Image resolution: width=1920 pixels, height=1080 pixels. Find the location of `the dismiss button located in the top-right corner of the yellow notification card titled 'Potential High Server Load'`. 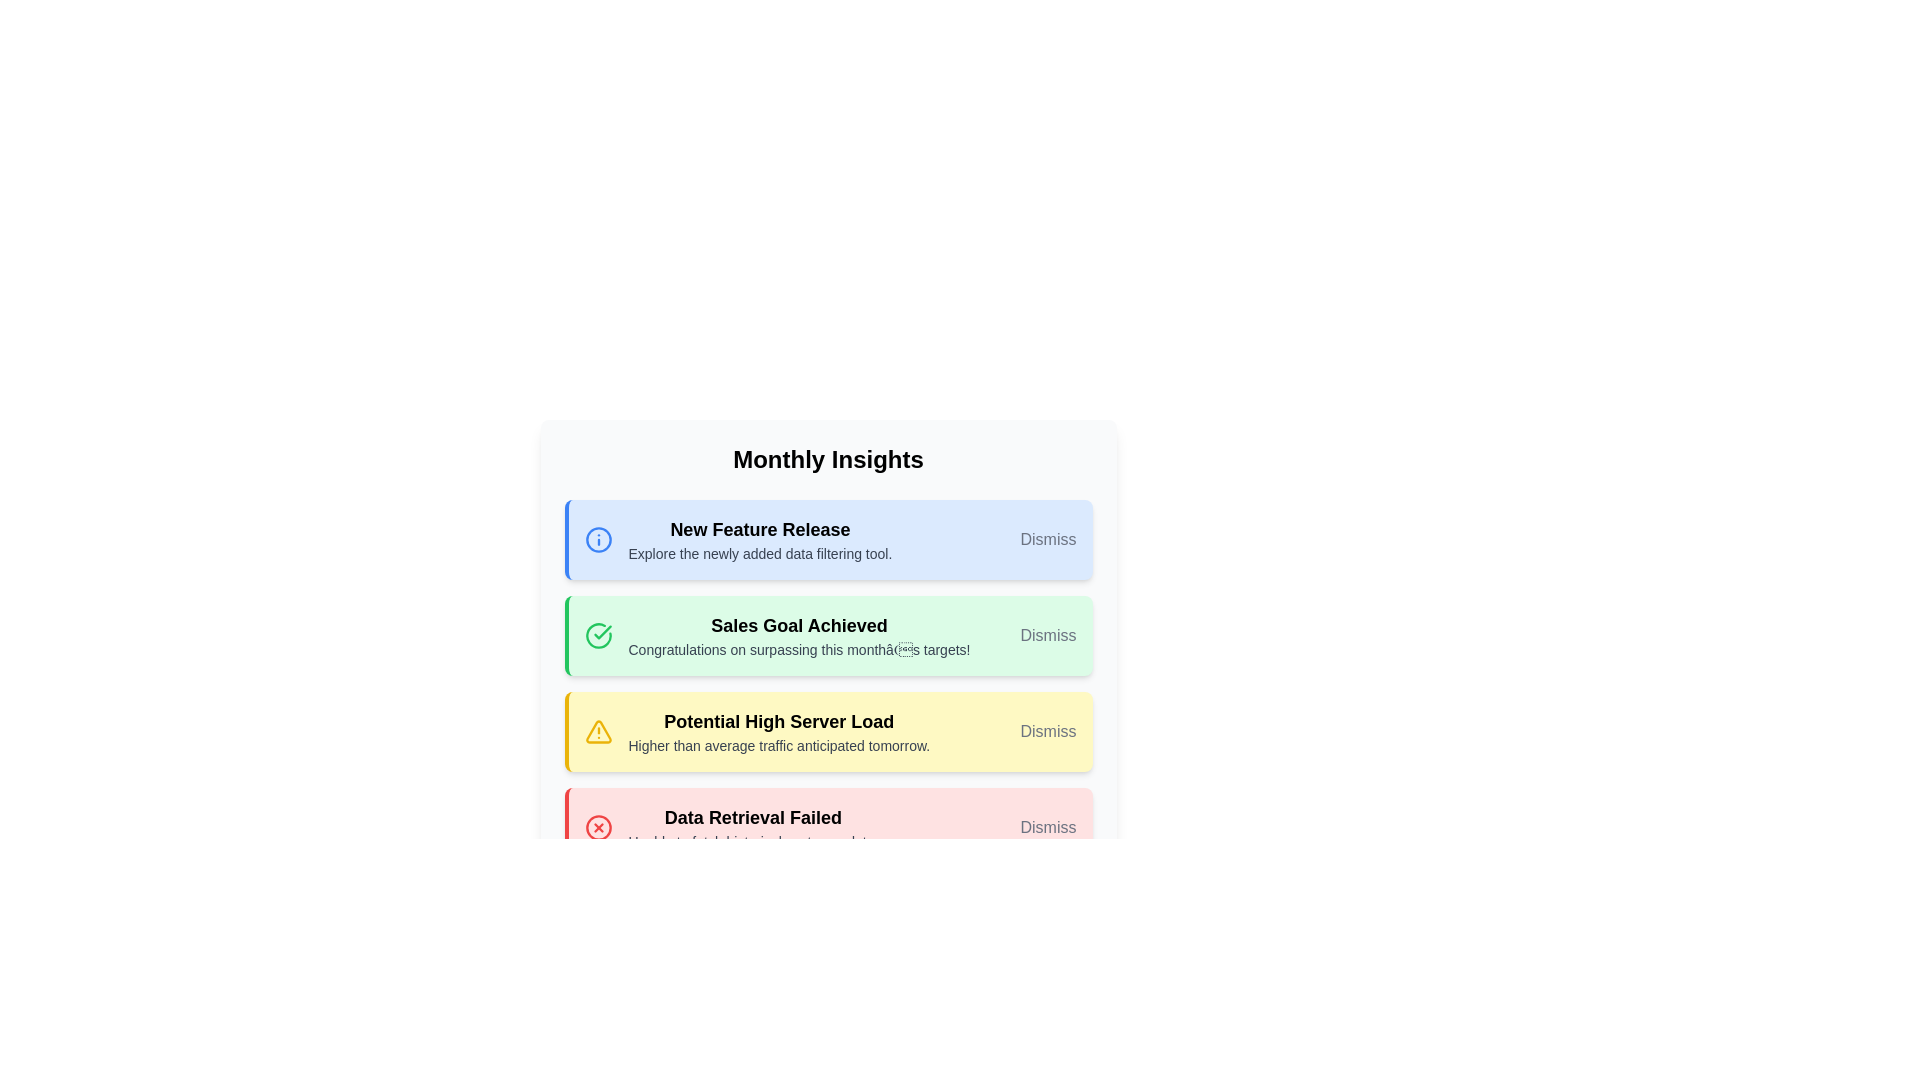

the dismiss button located in the top-right corner of the yellow notification card titled 'Potential High Server Load' is located at coordinates (1047, 732).